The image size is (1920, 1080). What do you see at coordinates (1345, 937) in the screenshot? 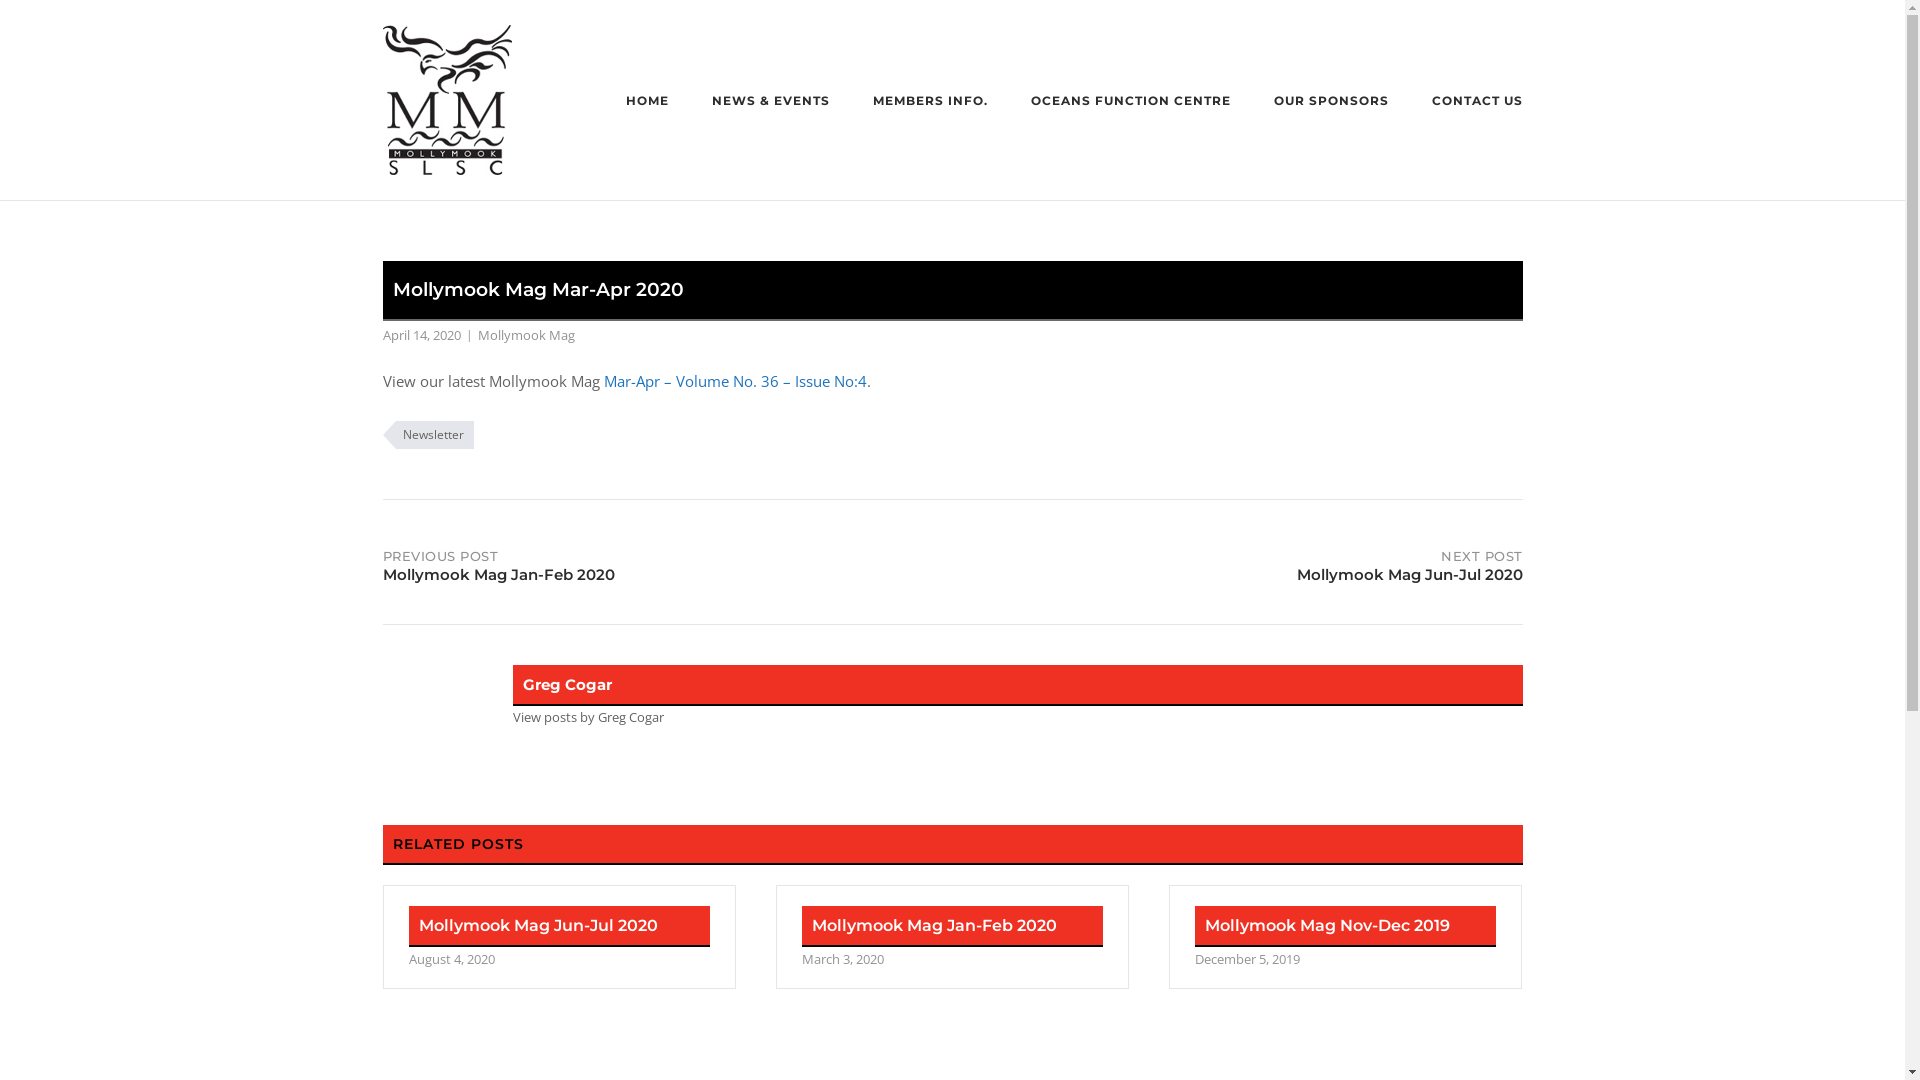
I see `'Mollymook Mag Nov-Dec 2019` at bounding box center [1345, 937].